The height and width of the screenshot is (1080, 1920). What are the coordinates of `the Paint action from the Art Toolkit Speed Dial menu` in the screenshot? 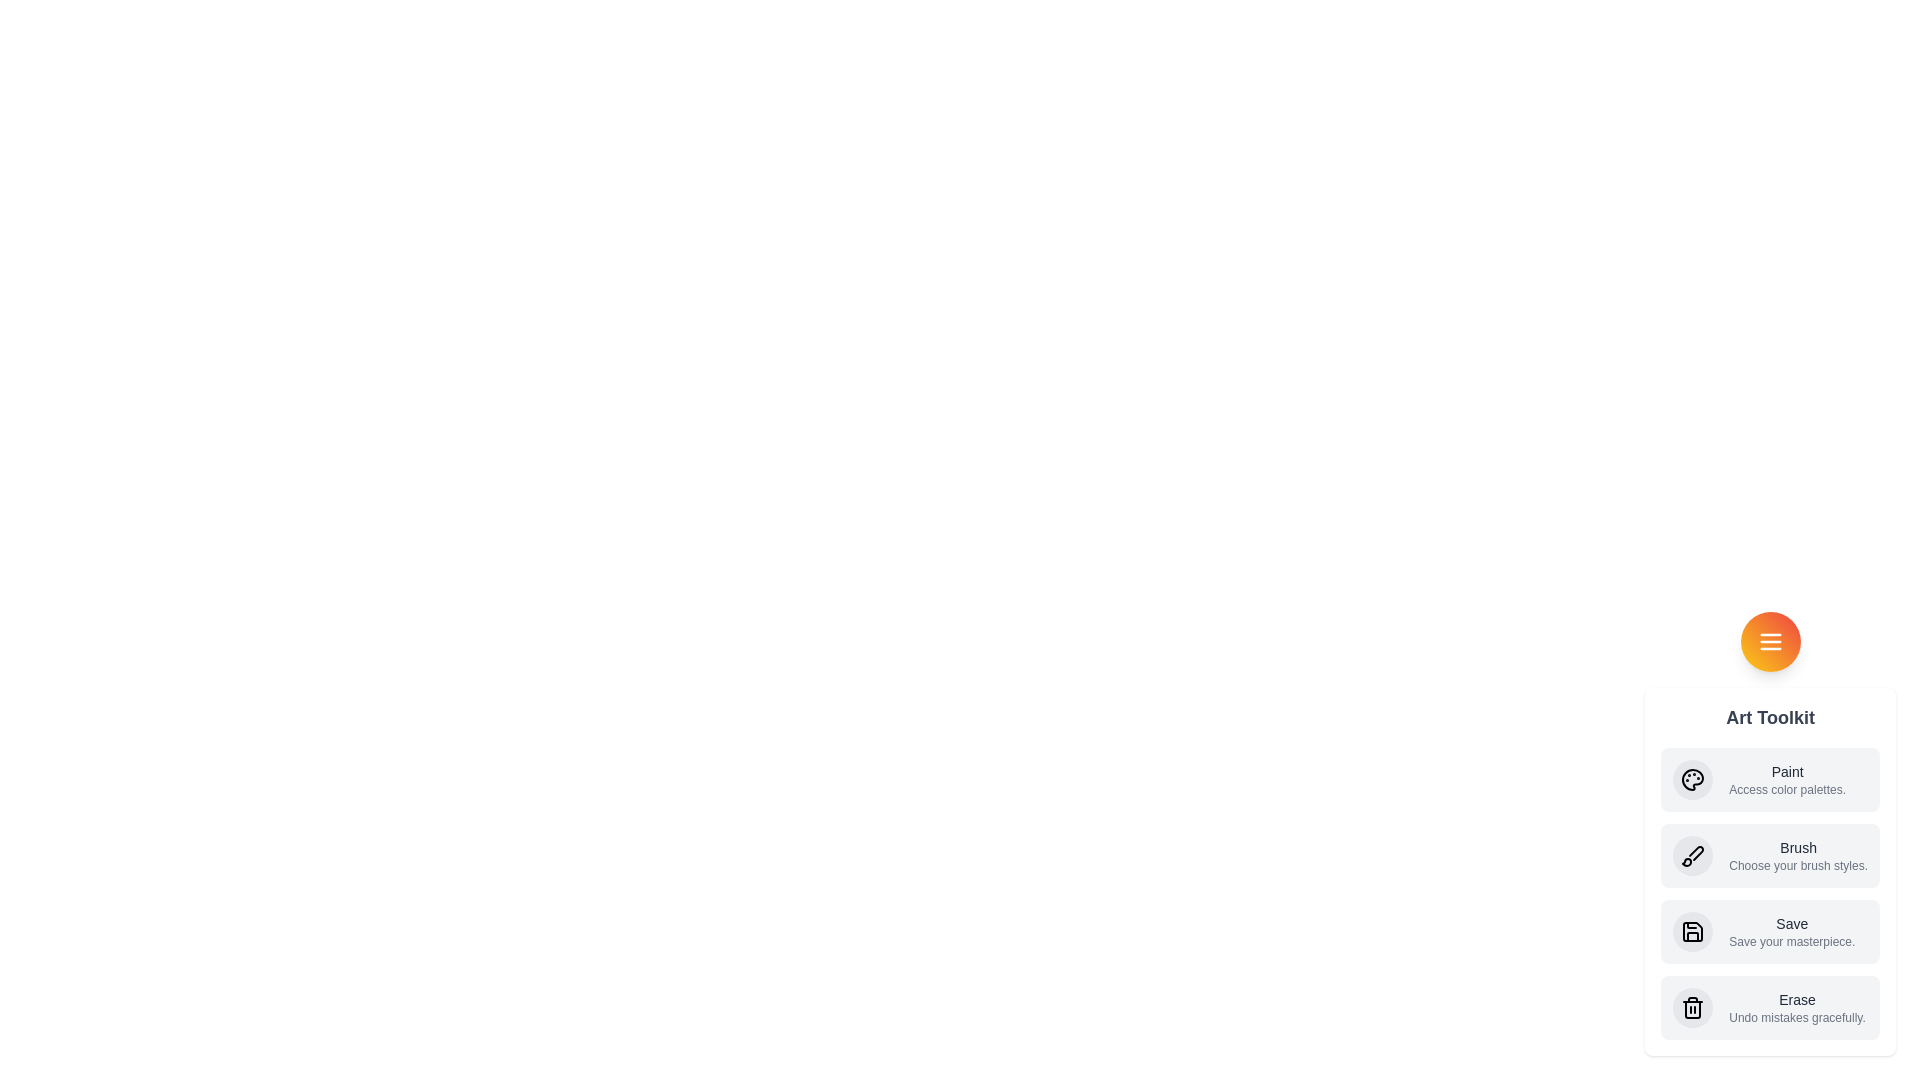 It's located at (1770, 778).